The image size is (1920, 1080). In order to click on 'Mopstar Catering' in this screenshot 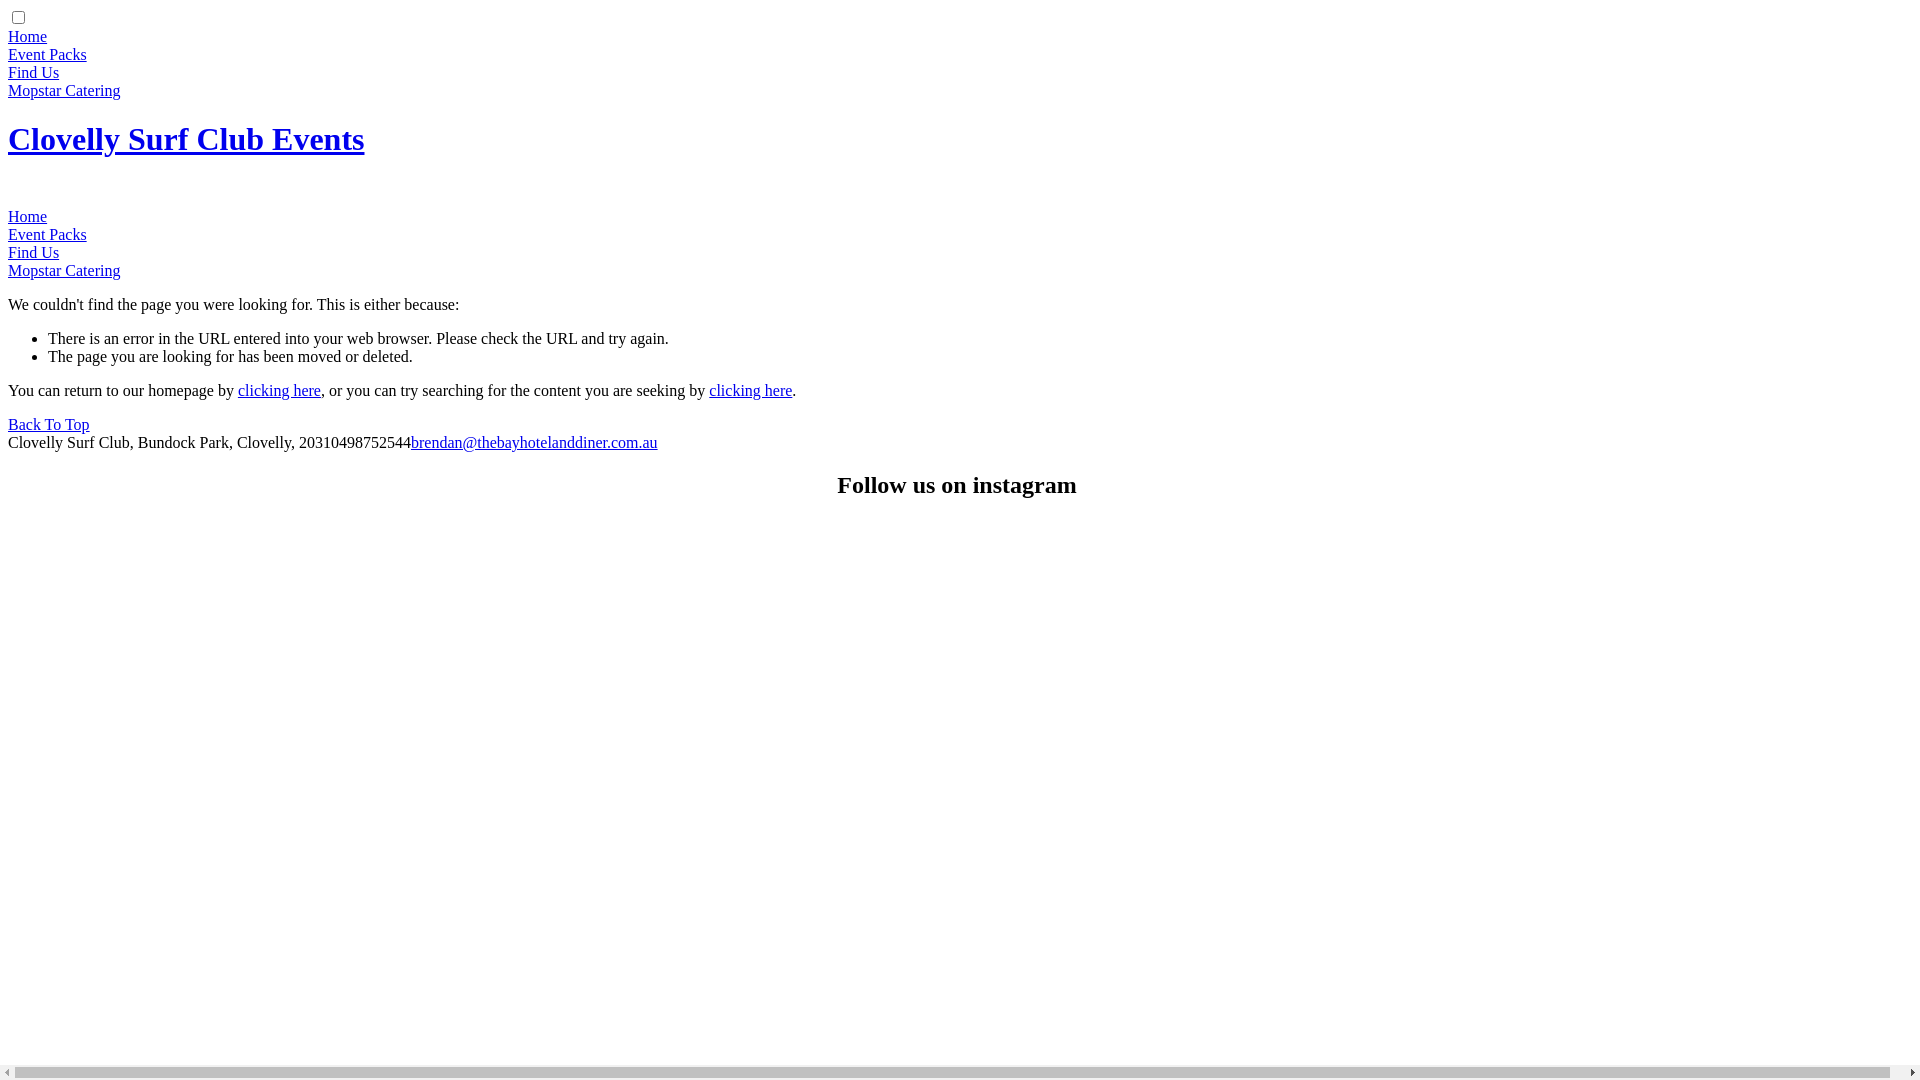, I will do `click(63, 270)`.